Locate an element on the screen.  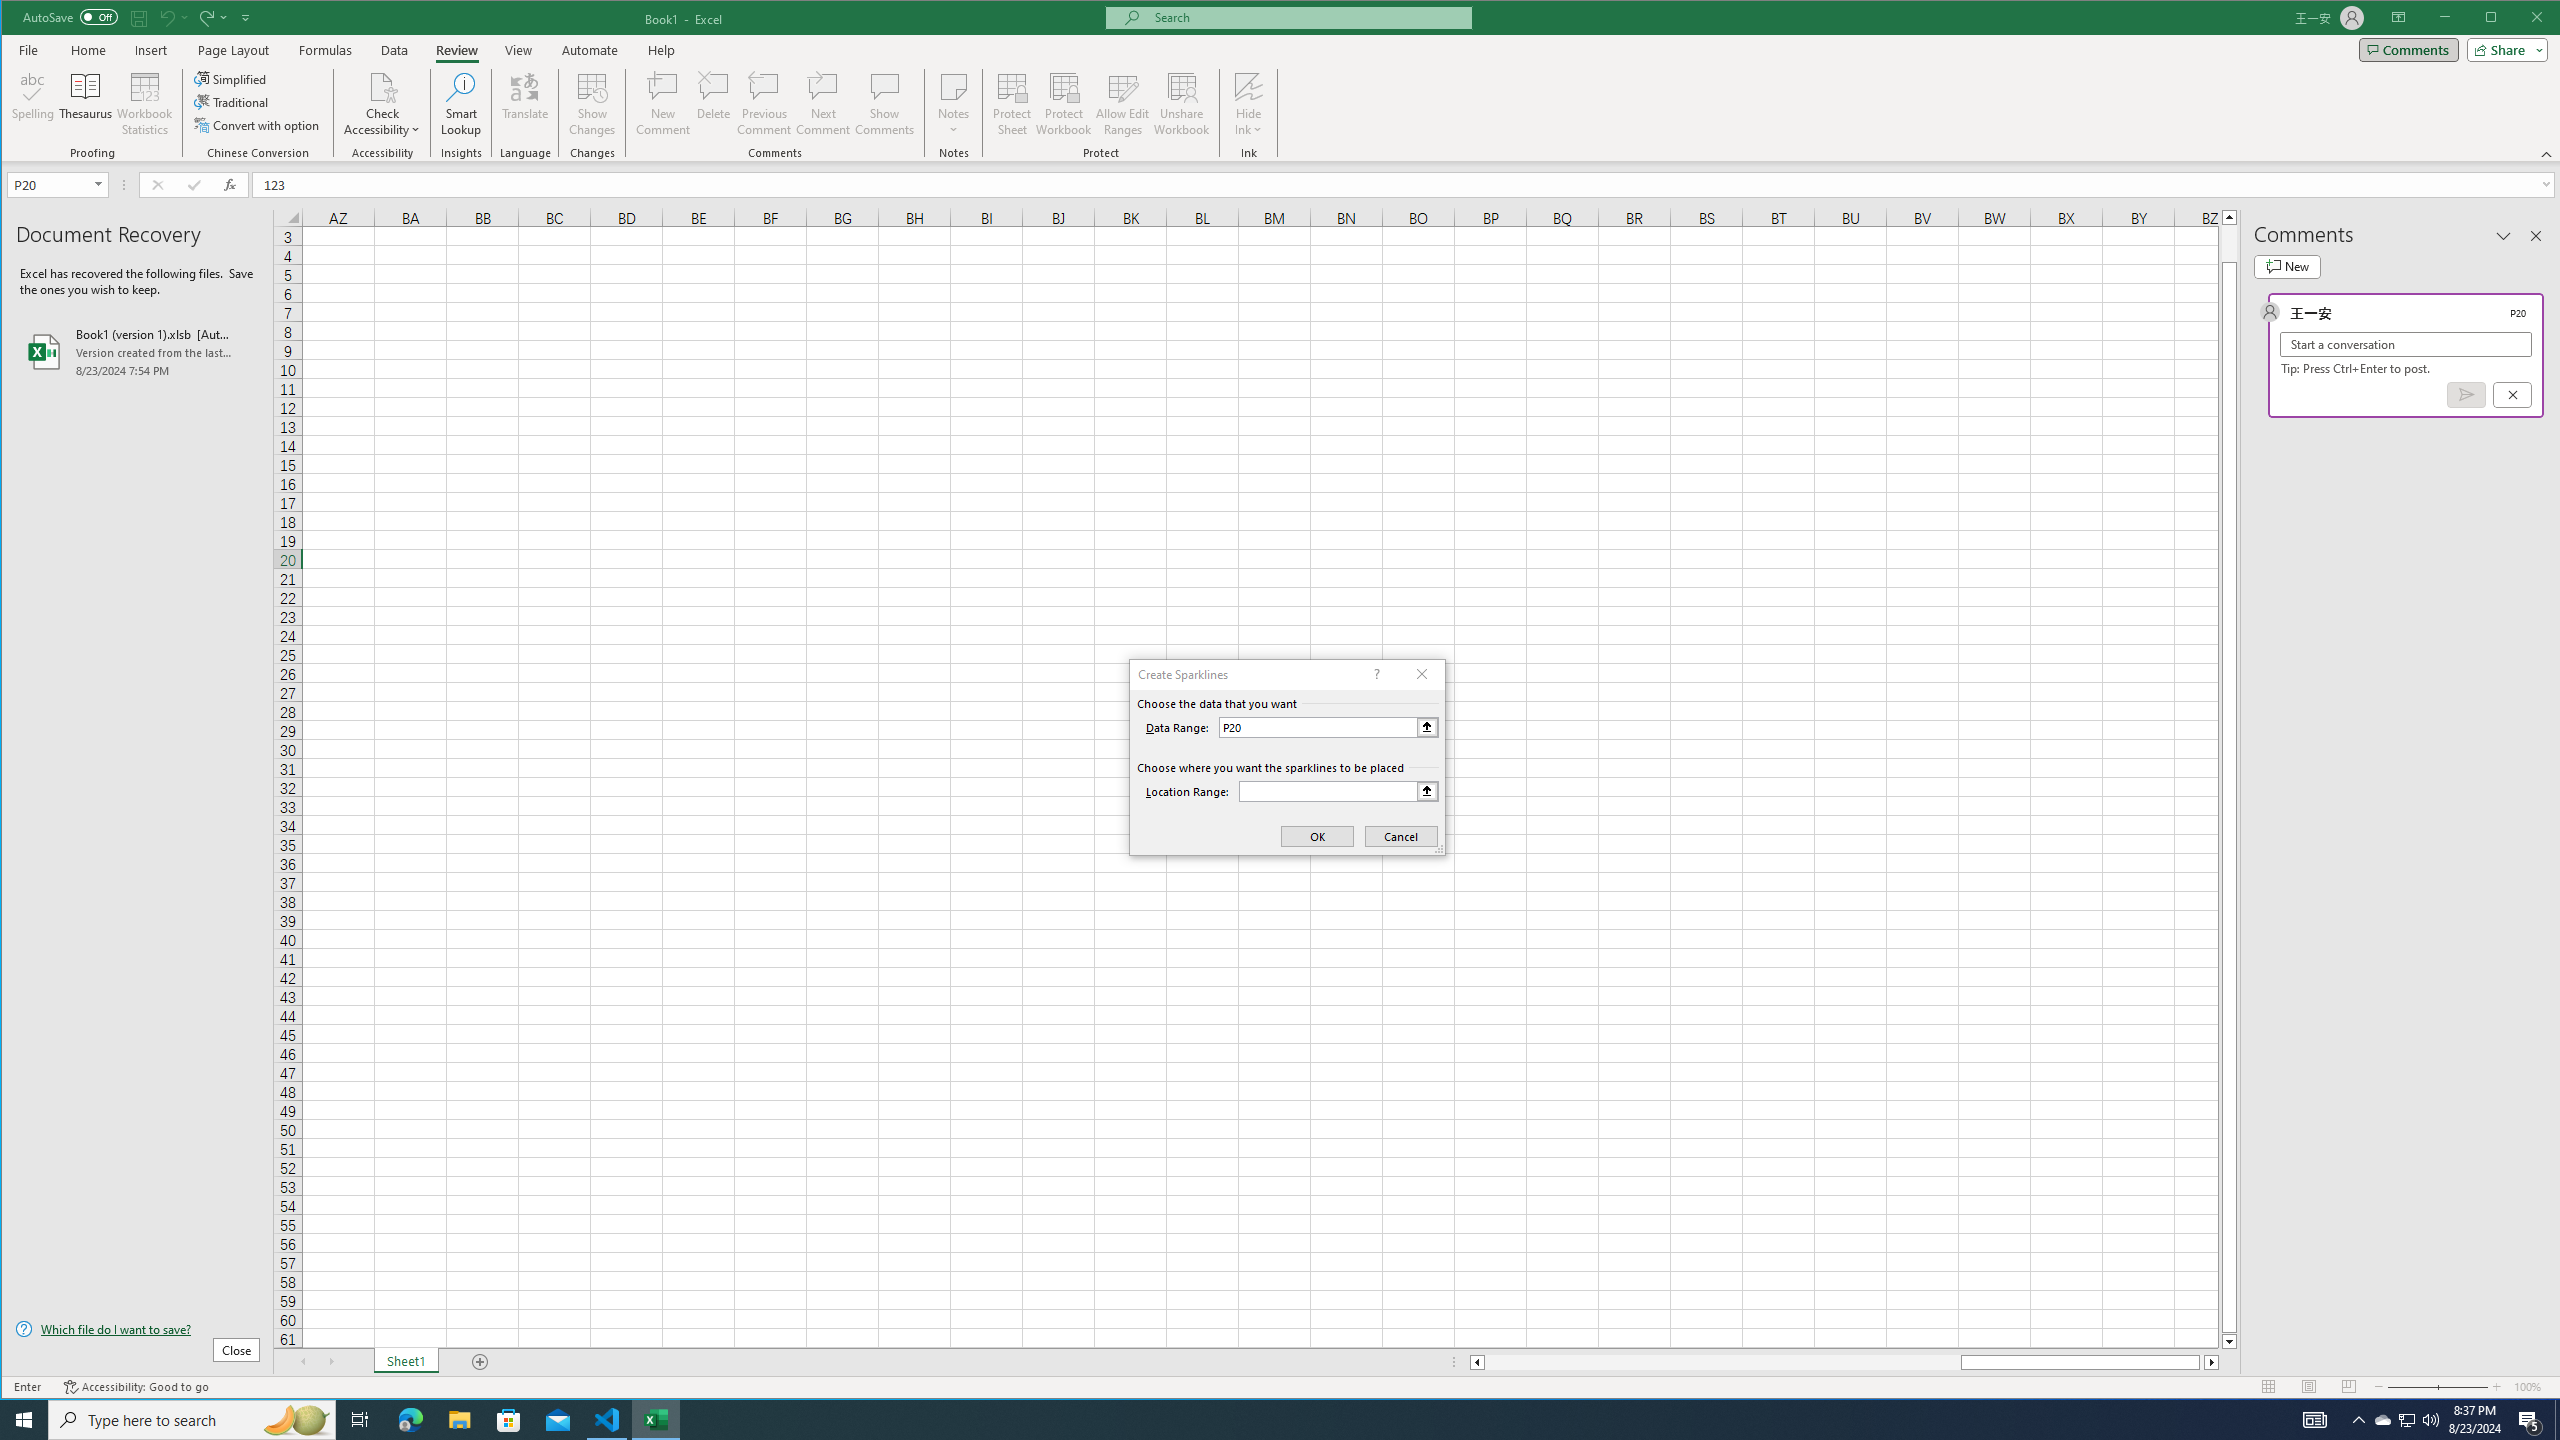
'Zoom Out' is located at coordinates (2412, 1386).